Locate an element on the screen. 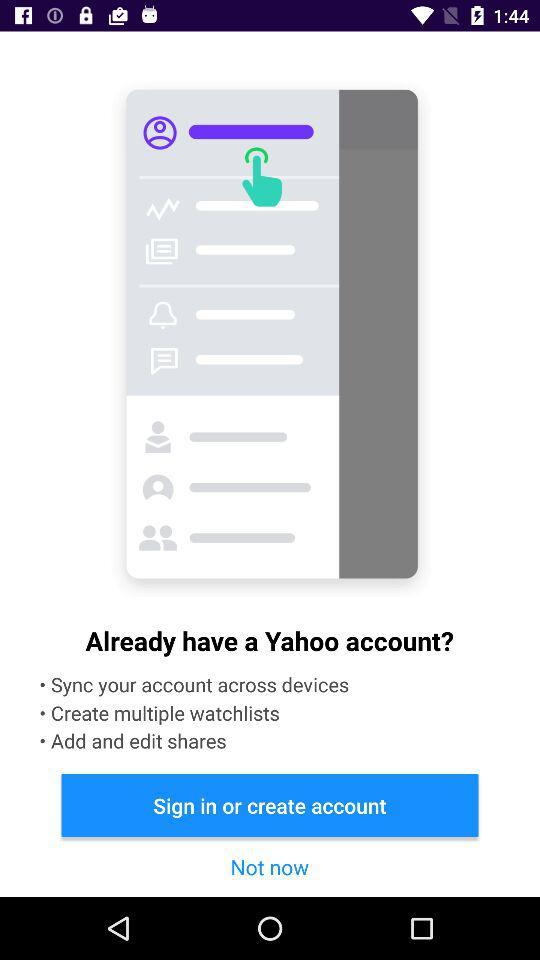  not now icon is located at coordinates (269, 865).